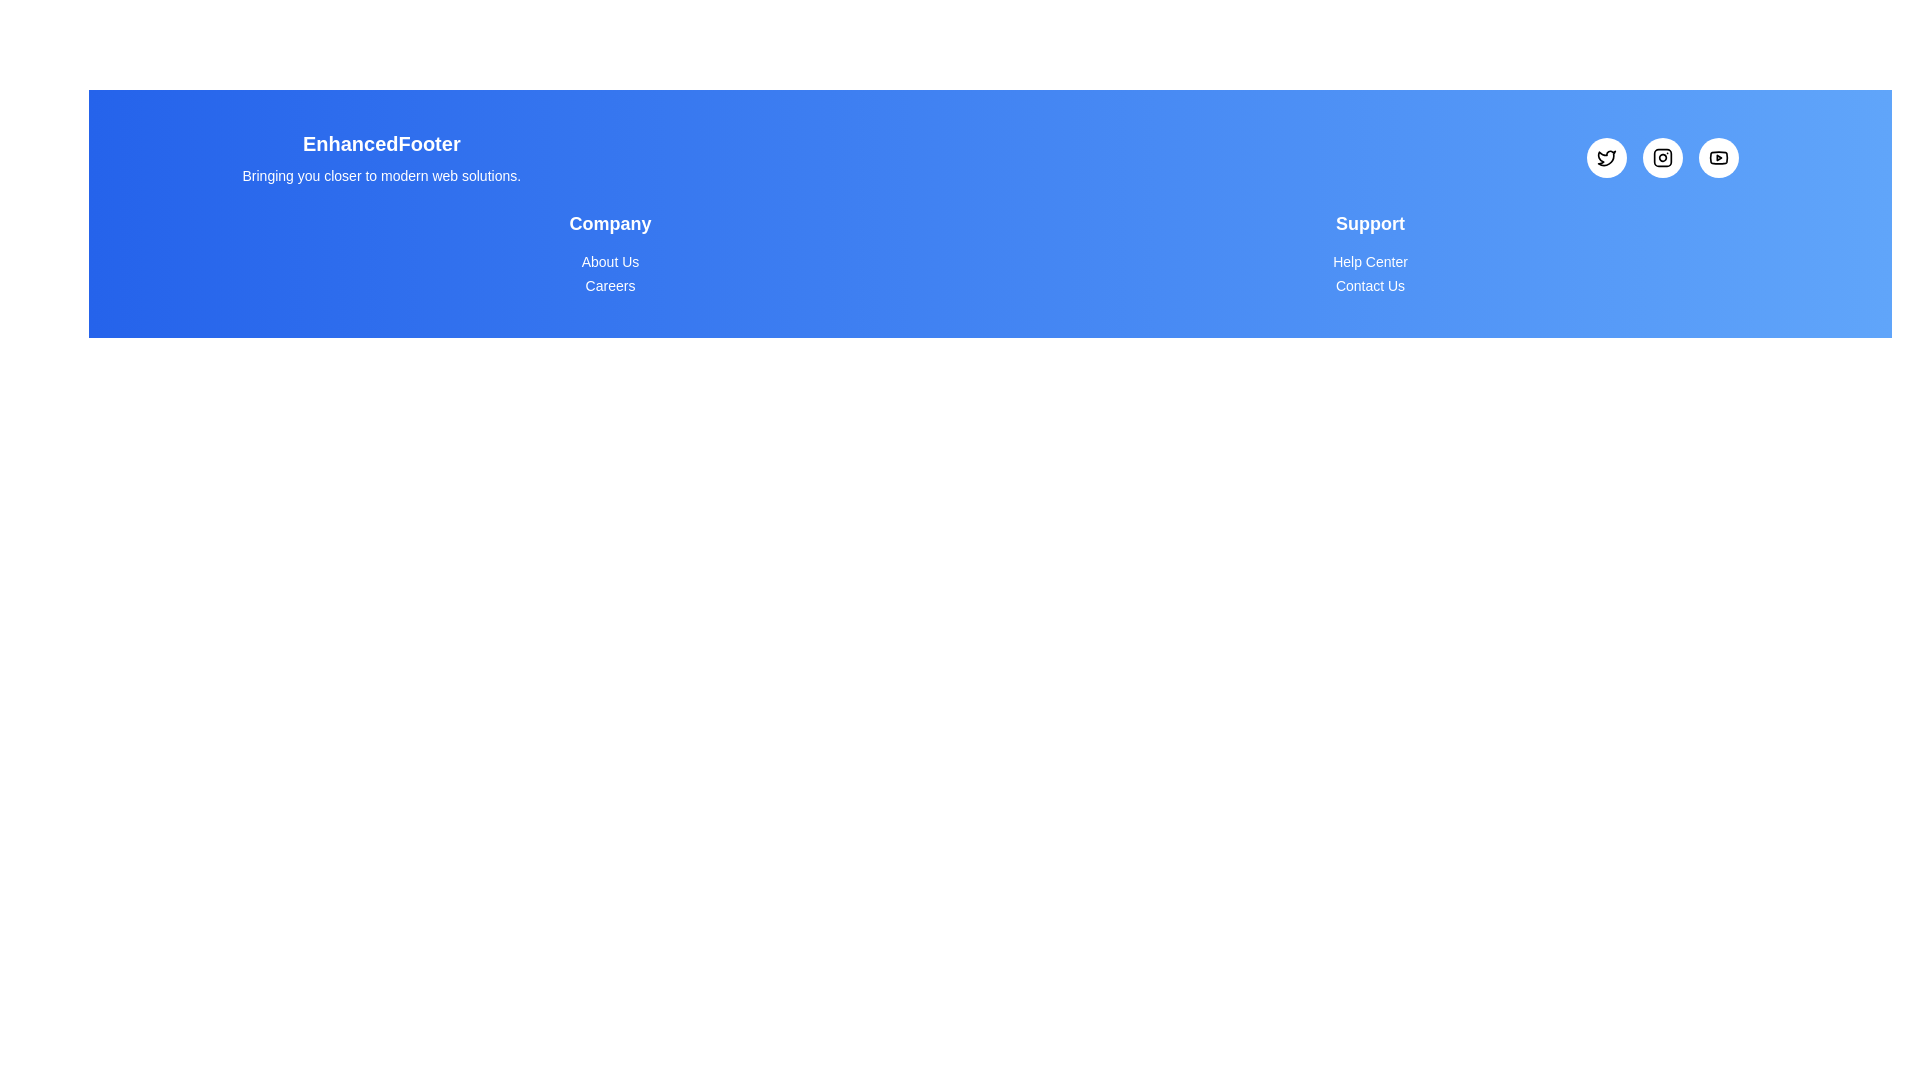 The image size is (1920, 1080). I want to click on the first hyperlink in the 'Support' section of the footer to underline it, so click(1369, 261).